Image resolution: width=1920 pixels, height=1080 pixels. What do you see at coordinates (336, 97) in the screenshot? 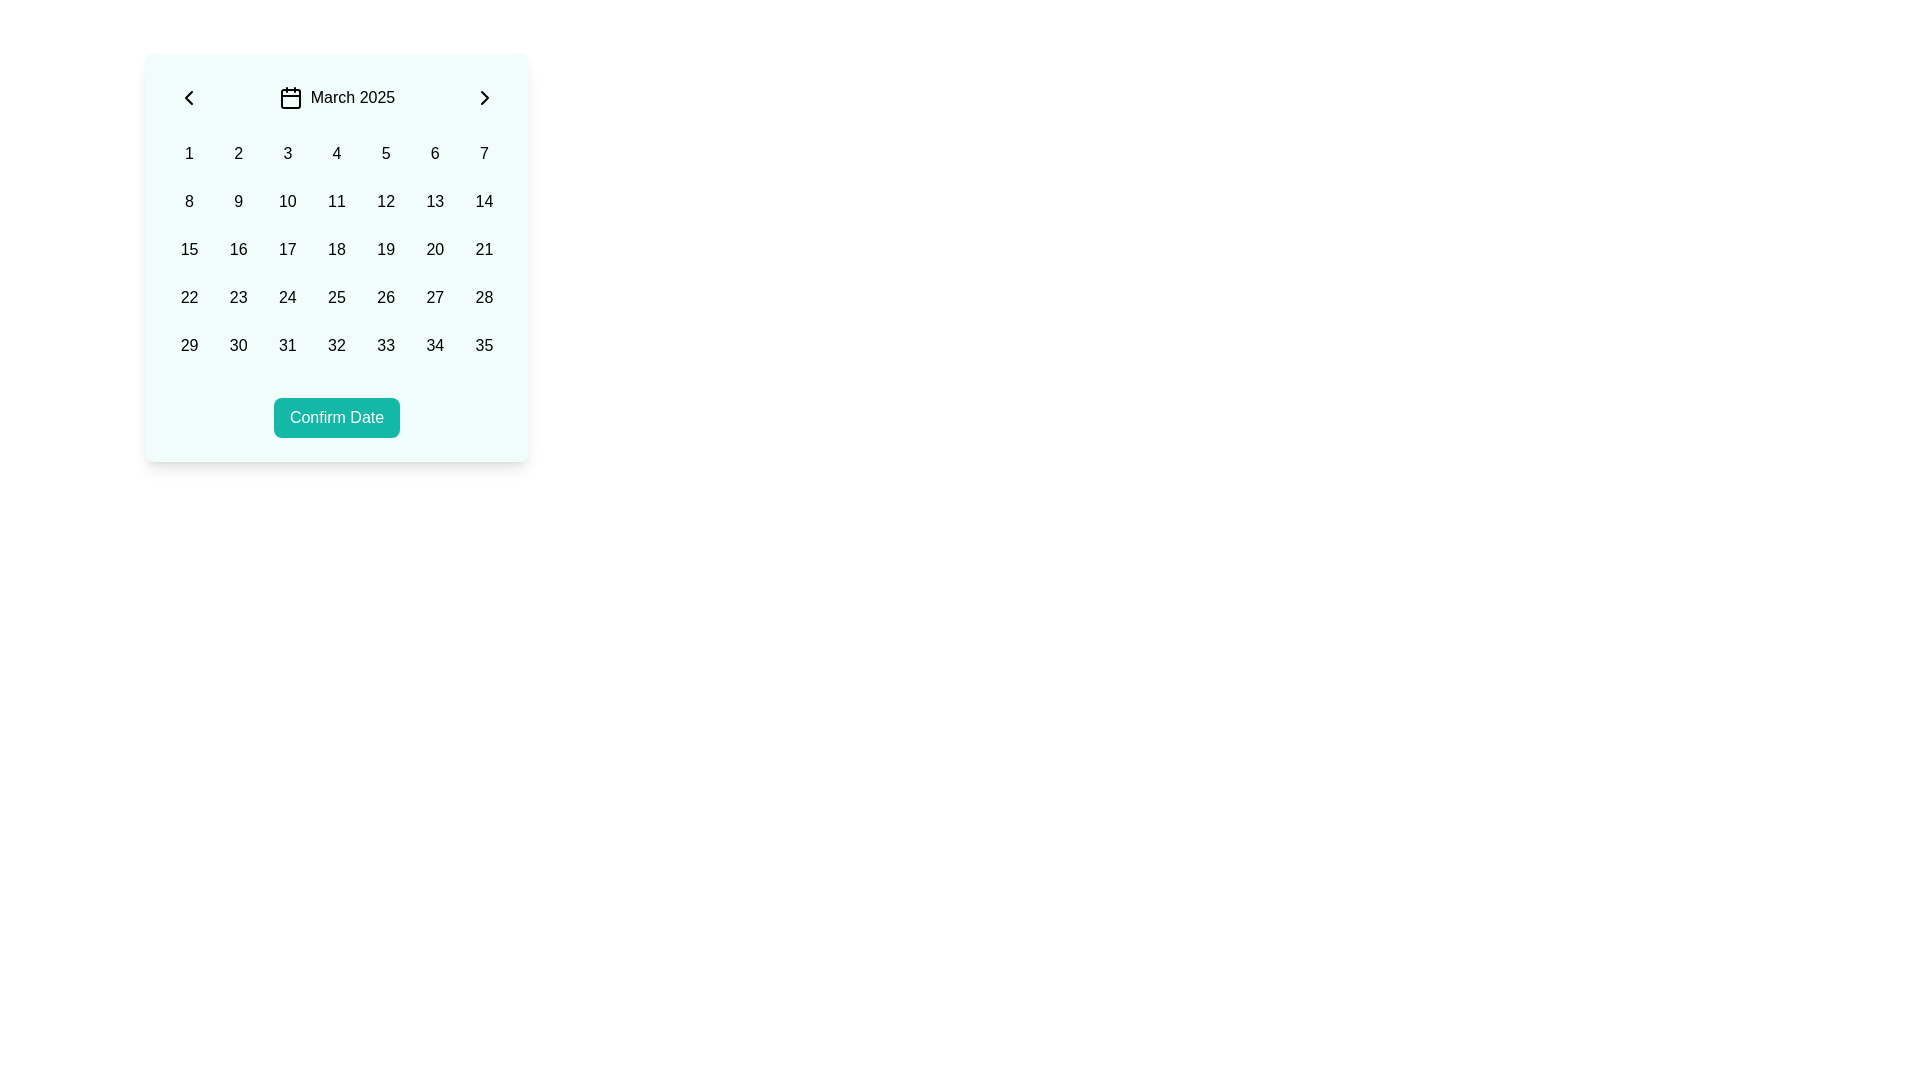
I see `the label displaying the currently selected month and year in the calendar, positioned between the left and right arrow buttons for navigation` at bounding box center [336, 97].